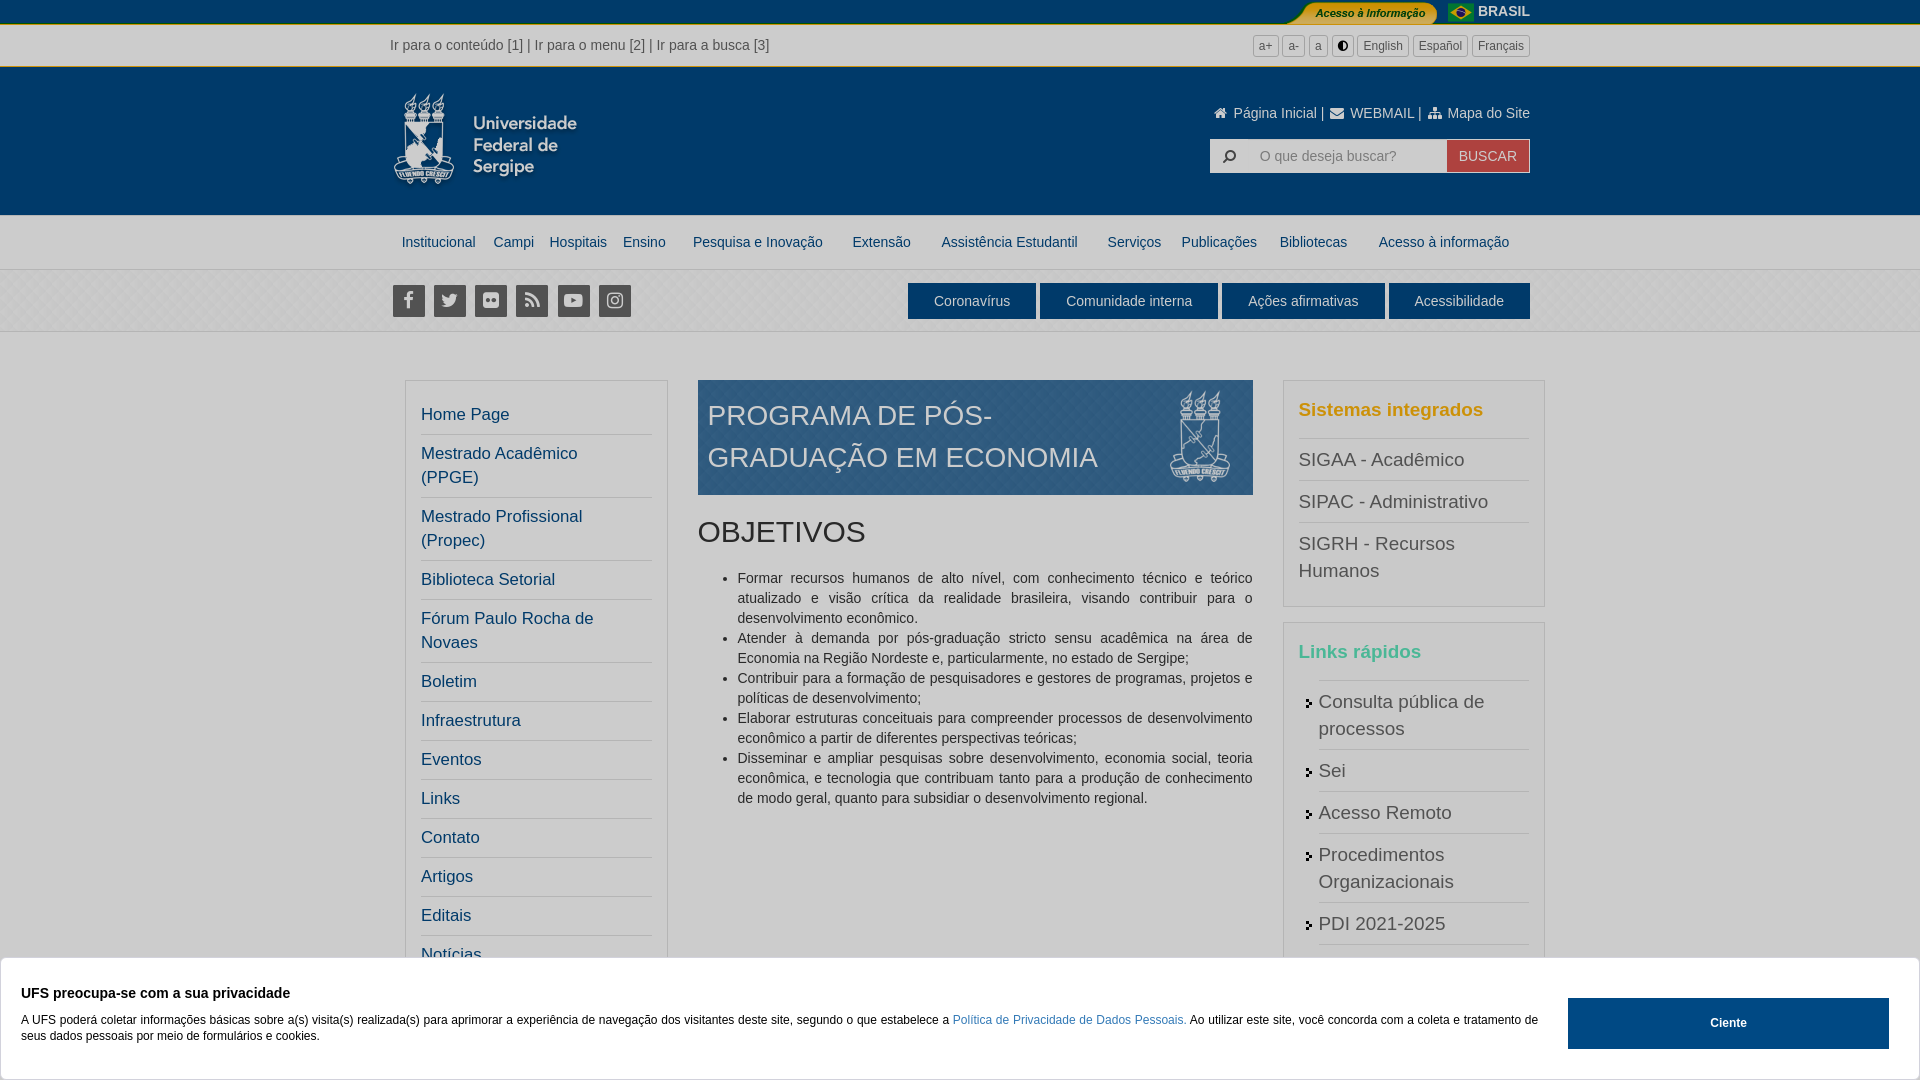 The image size is (1920, 1080). Describe the element at coordinates (643, 241) in the screenshot. I see `'Ensino'` at that location.